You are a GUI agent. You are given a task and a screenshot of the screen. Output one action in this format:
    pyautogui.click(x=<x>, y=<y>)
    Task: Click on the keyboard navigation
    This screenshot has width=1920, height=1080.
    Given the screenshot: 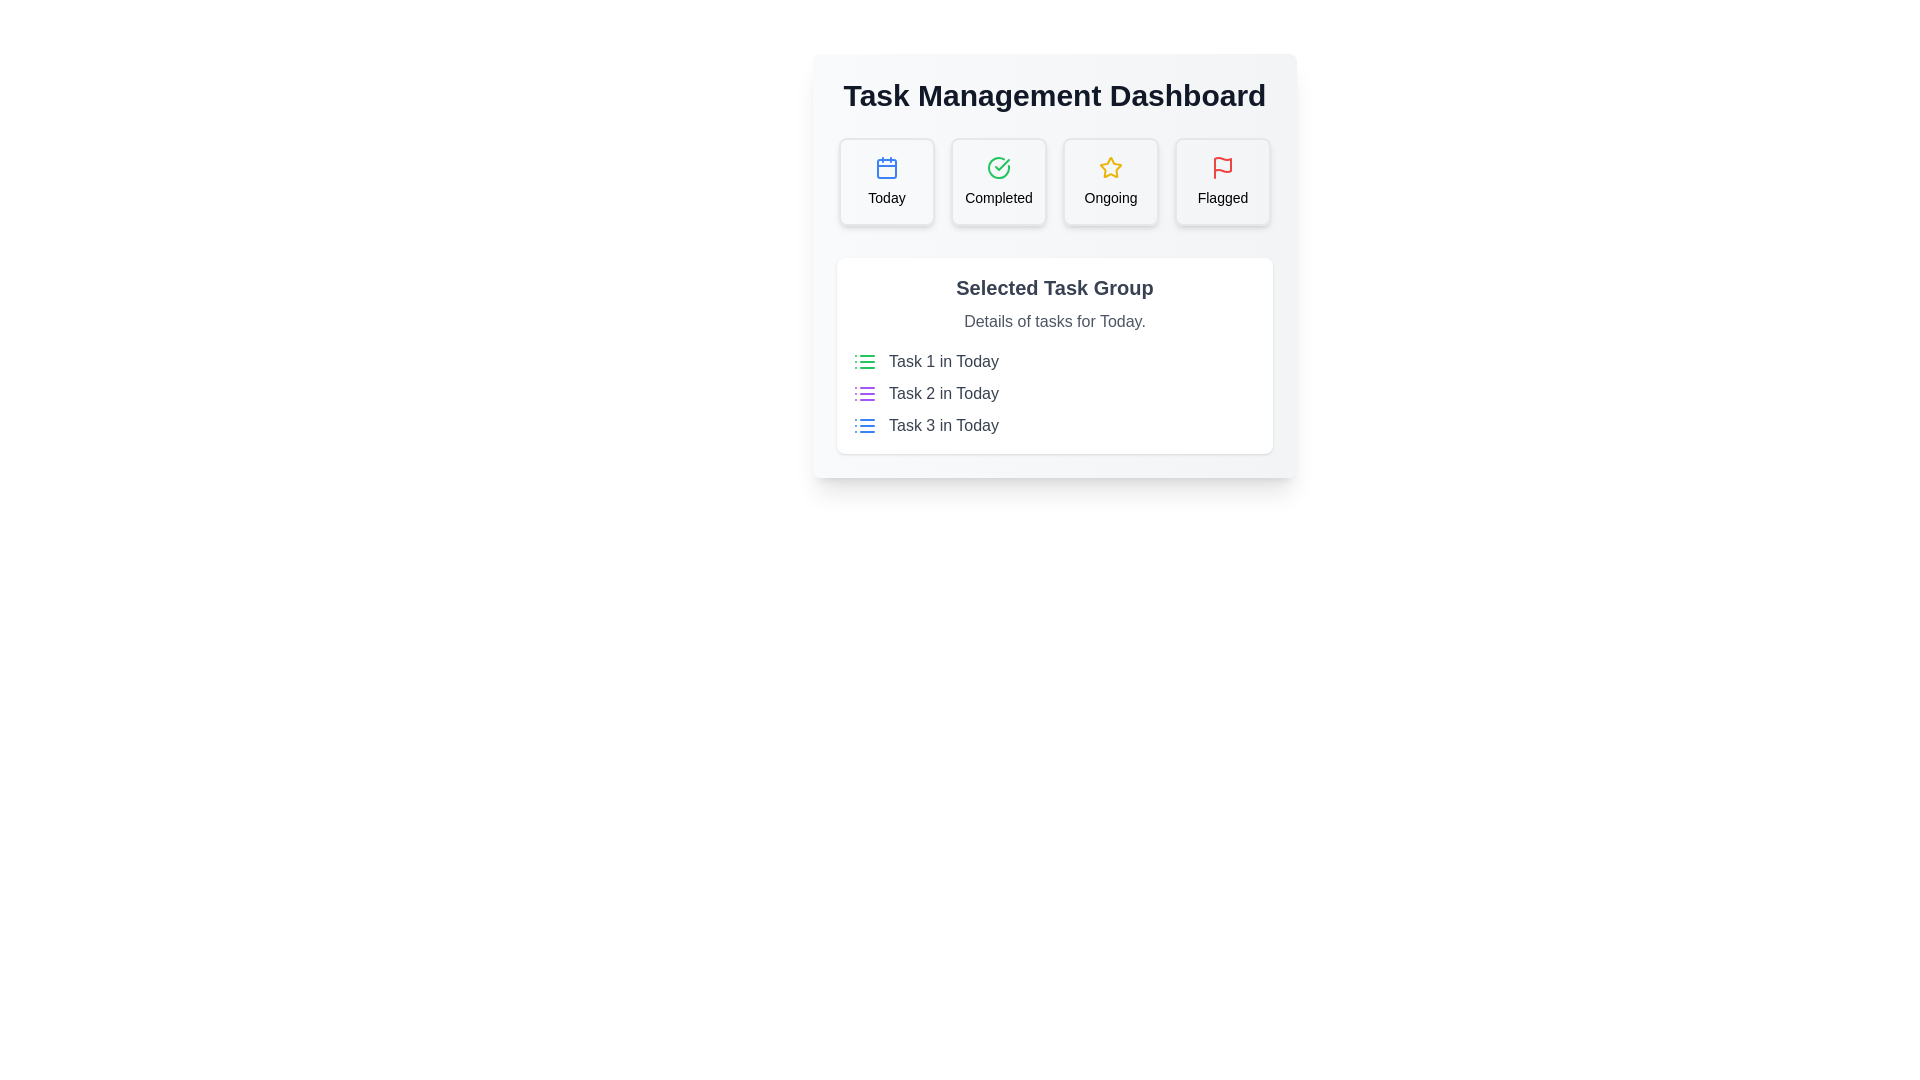 What is the action you would take?
    pyautogui.click(x=998, y=197)
    